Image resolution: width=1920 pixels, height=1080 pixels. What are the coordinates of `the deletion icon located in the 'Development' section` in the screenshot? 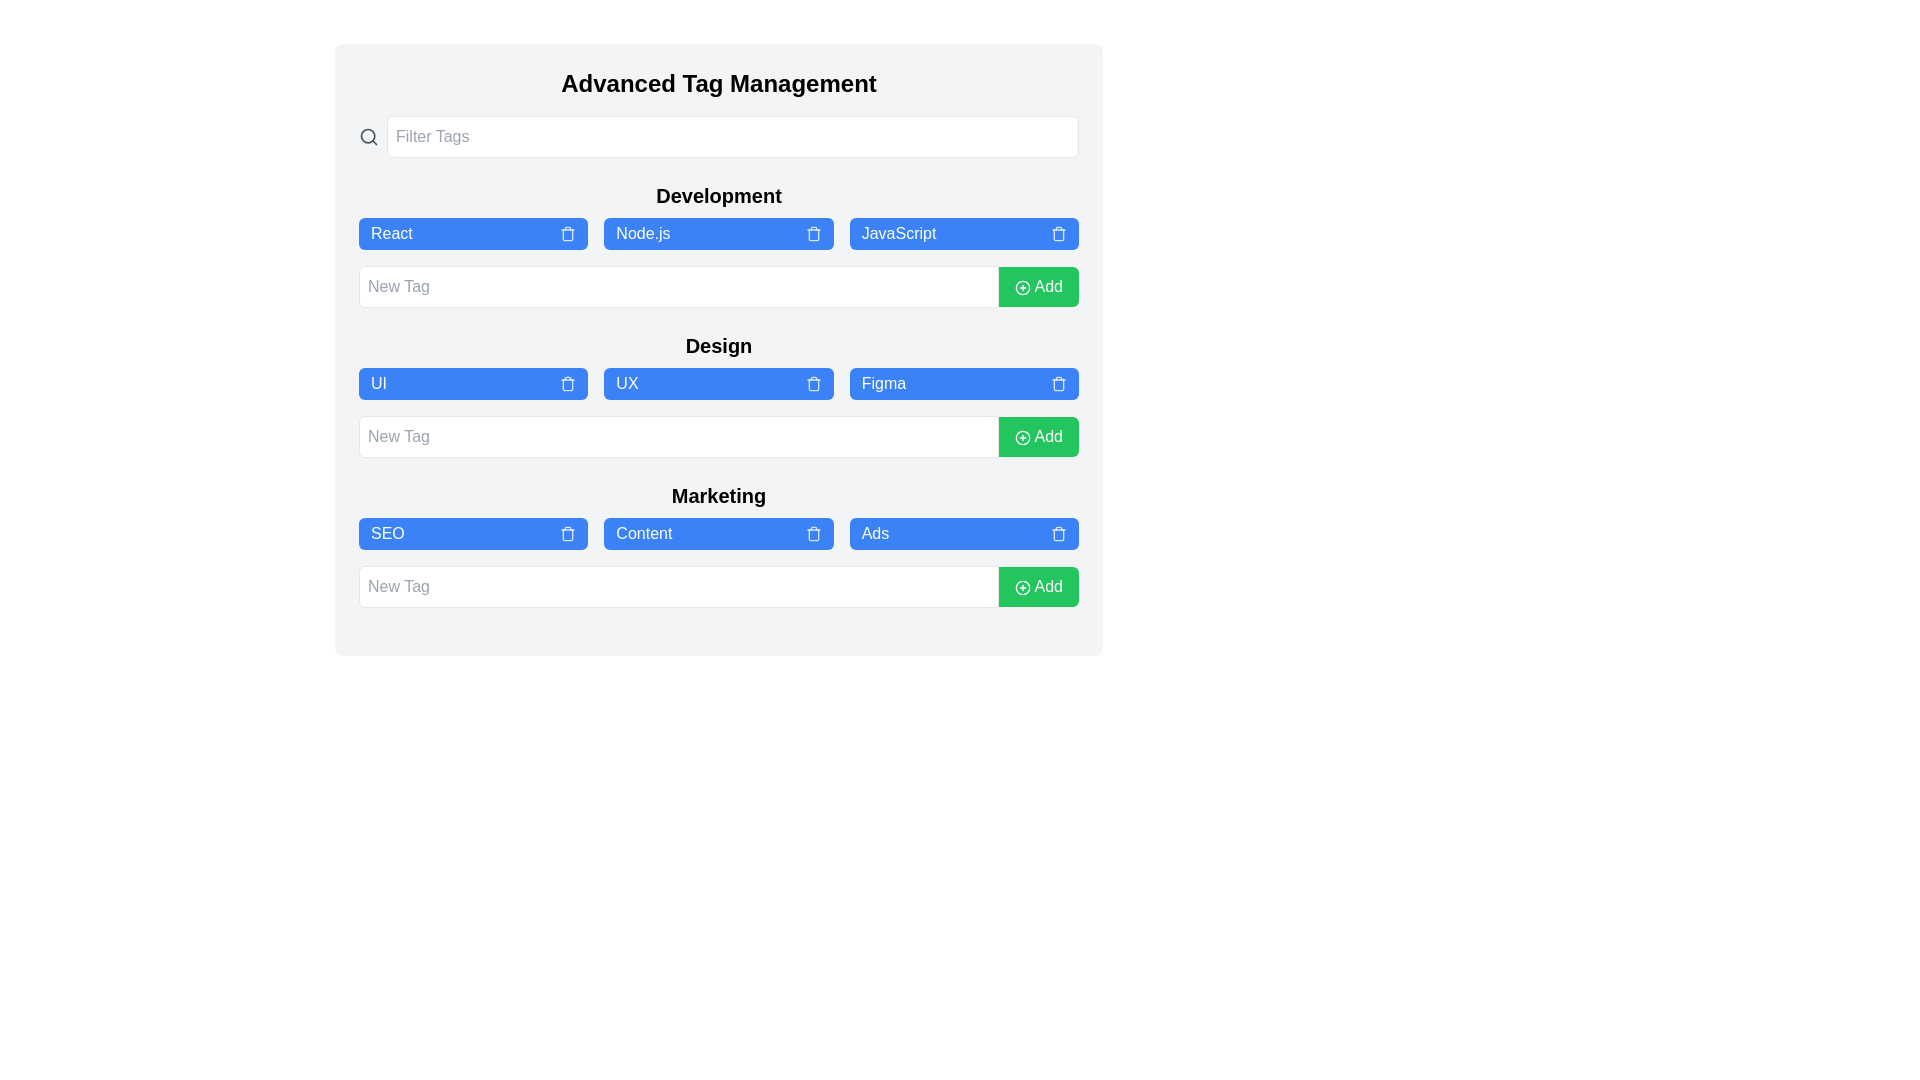 It's located at (1056, 233).